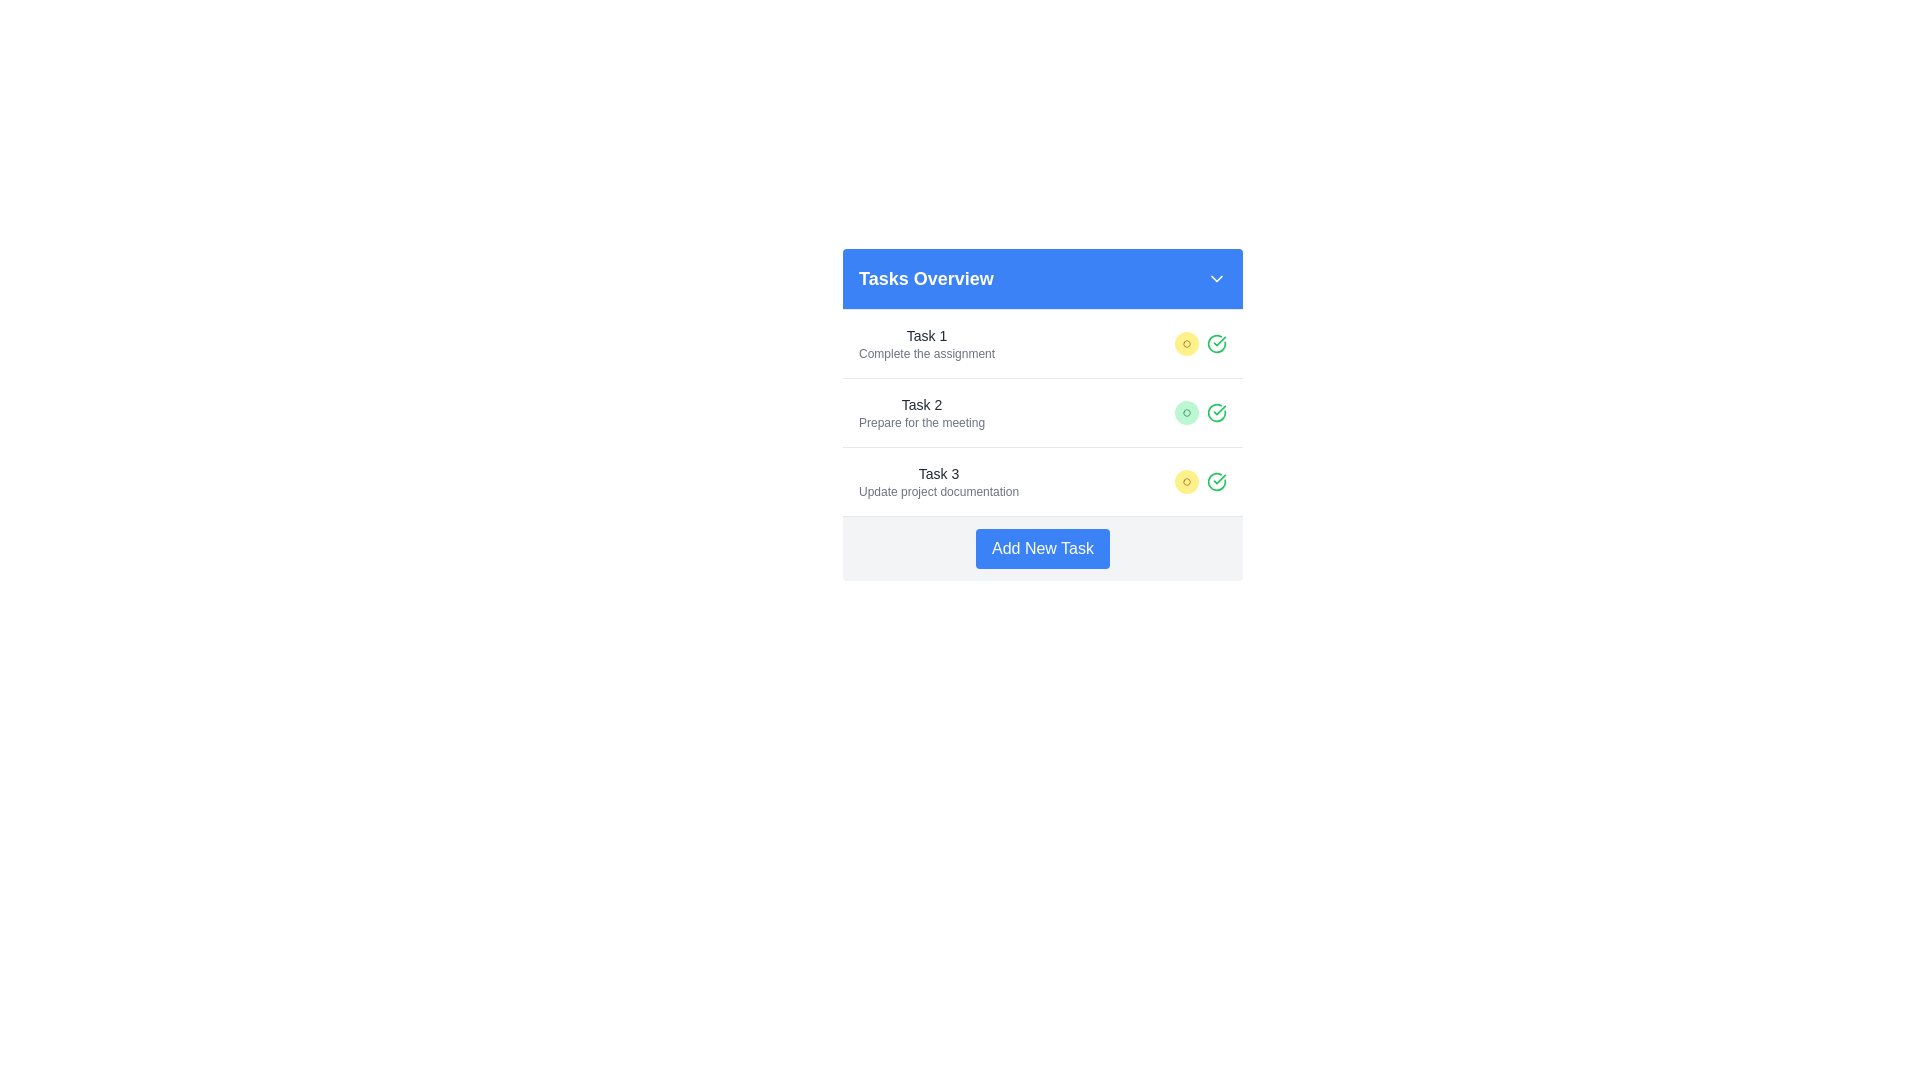  I want to click on the status indicator for the task 'Prepare for the meeting', which is located on the right side of the 'Task 2' list item, so click(1200, 411).